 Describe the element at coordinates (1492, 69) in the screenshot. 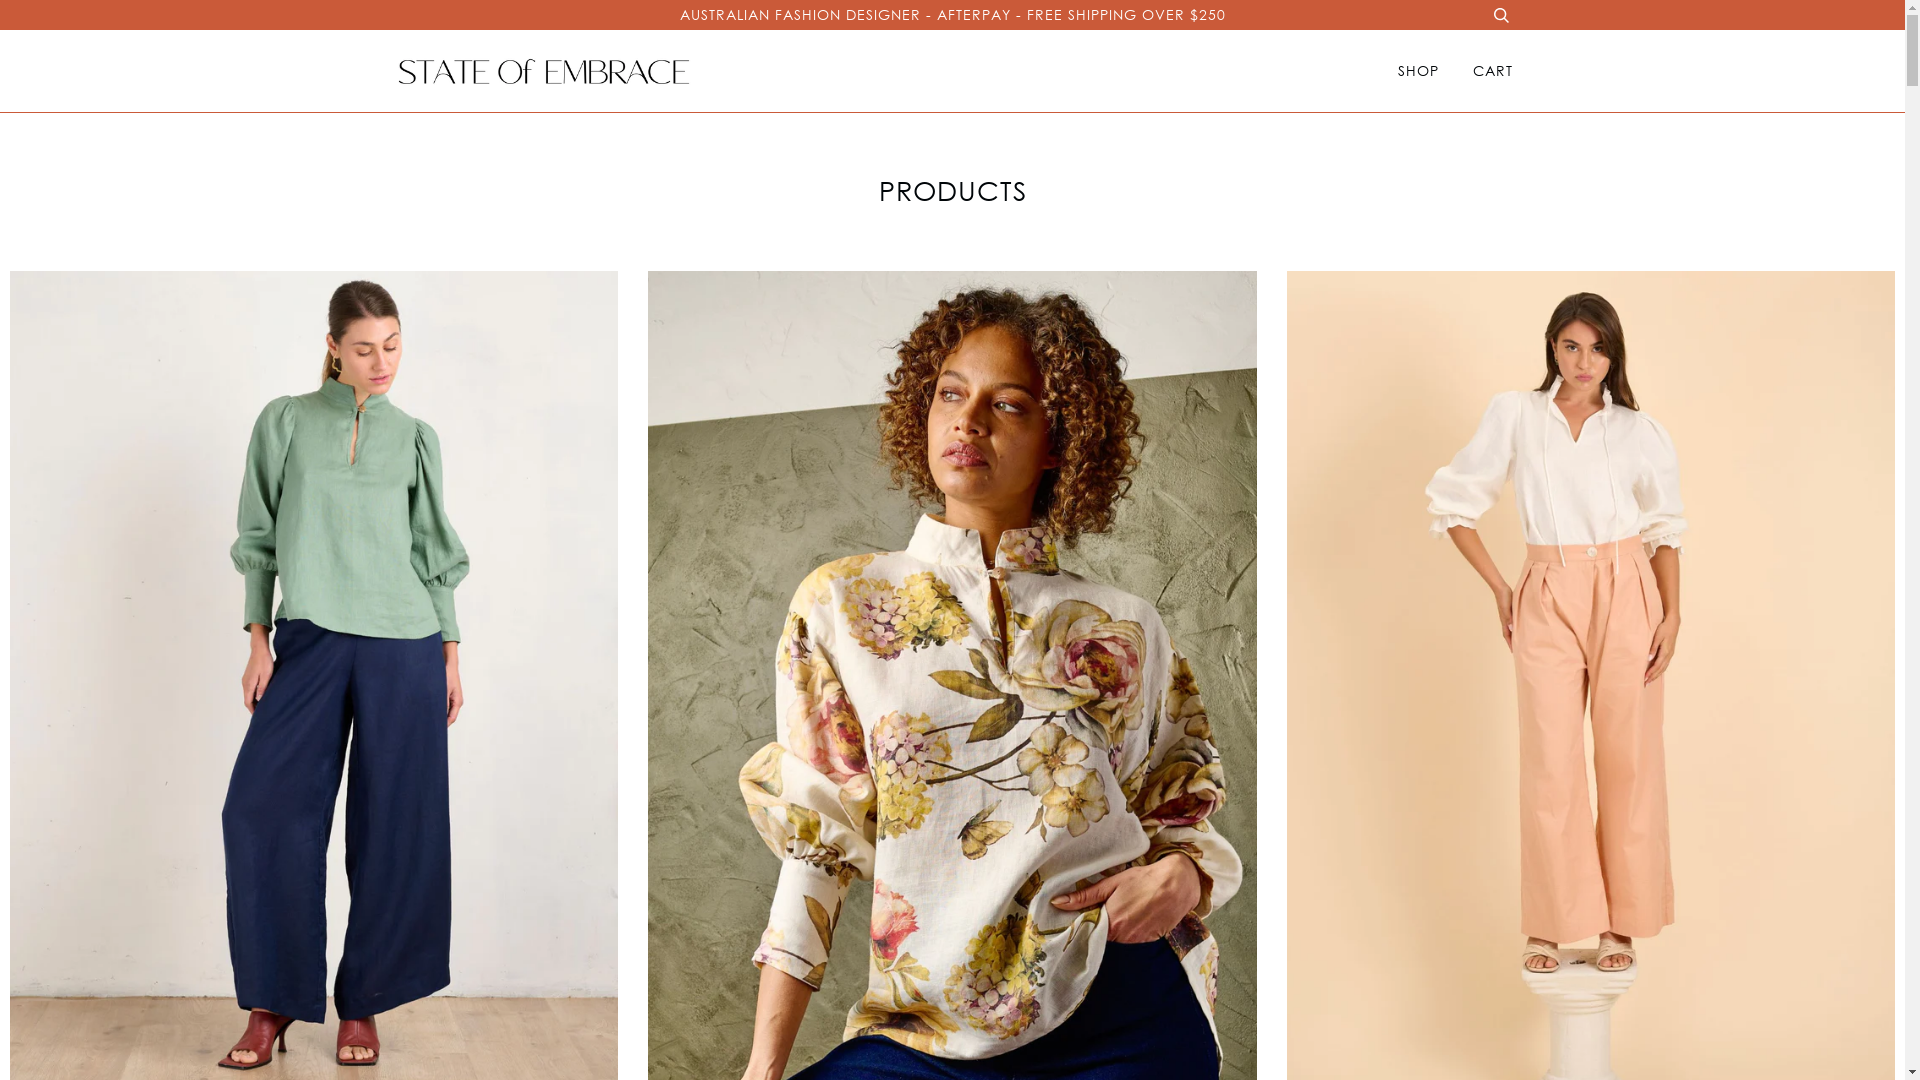

I see `'CART'` at that location.